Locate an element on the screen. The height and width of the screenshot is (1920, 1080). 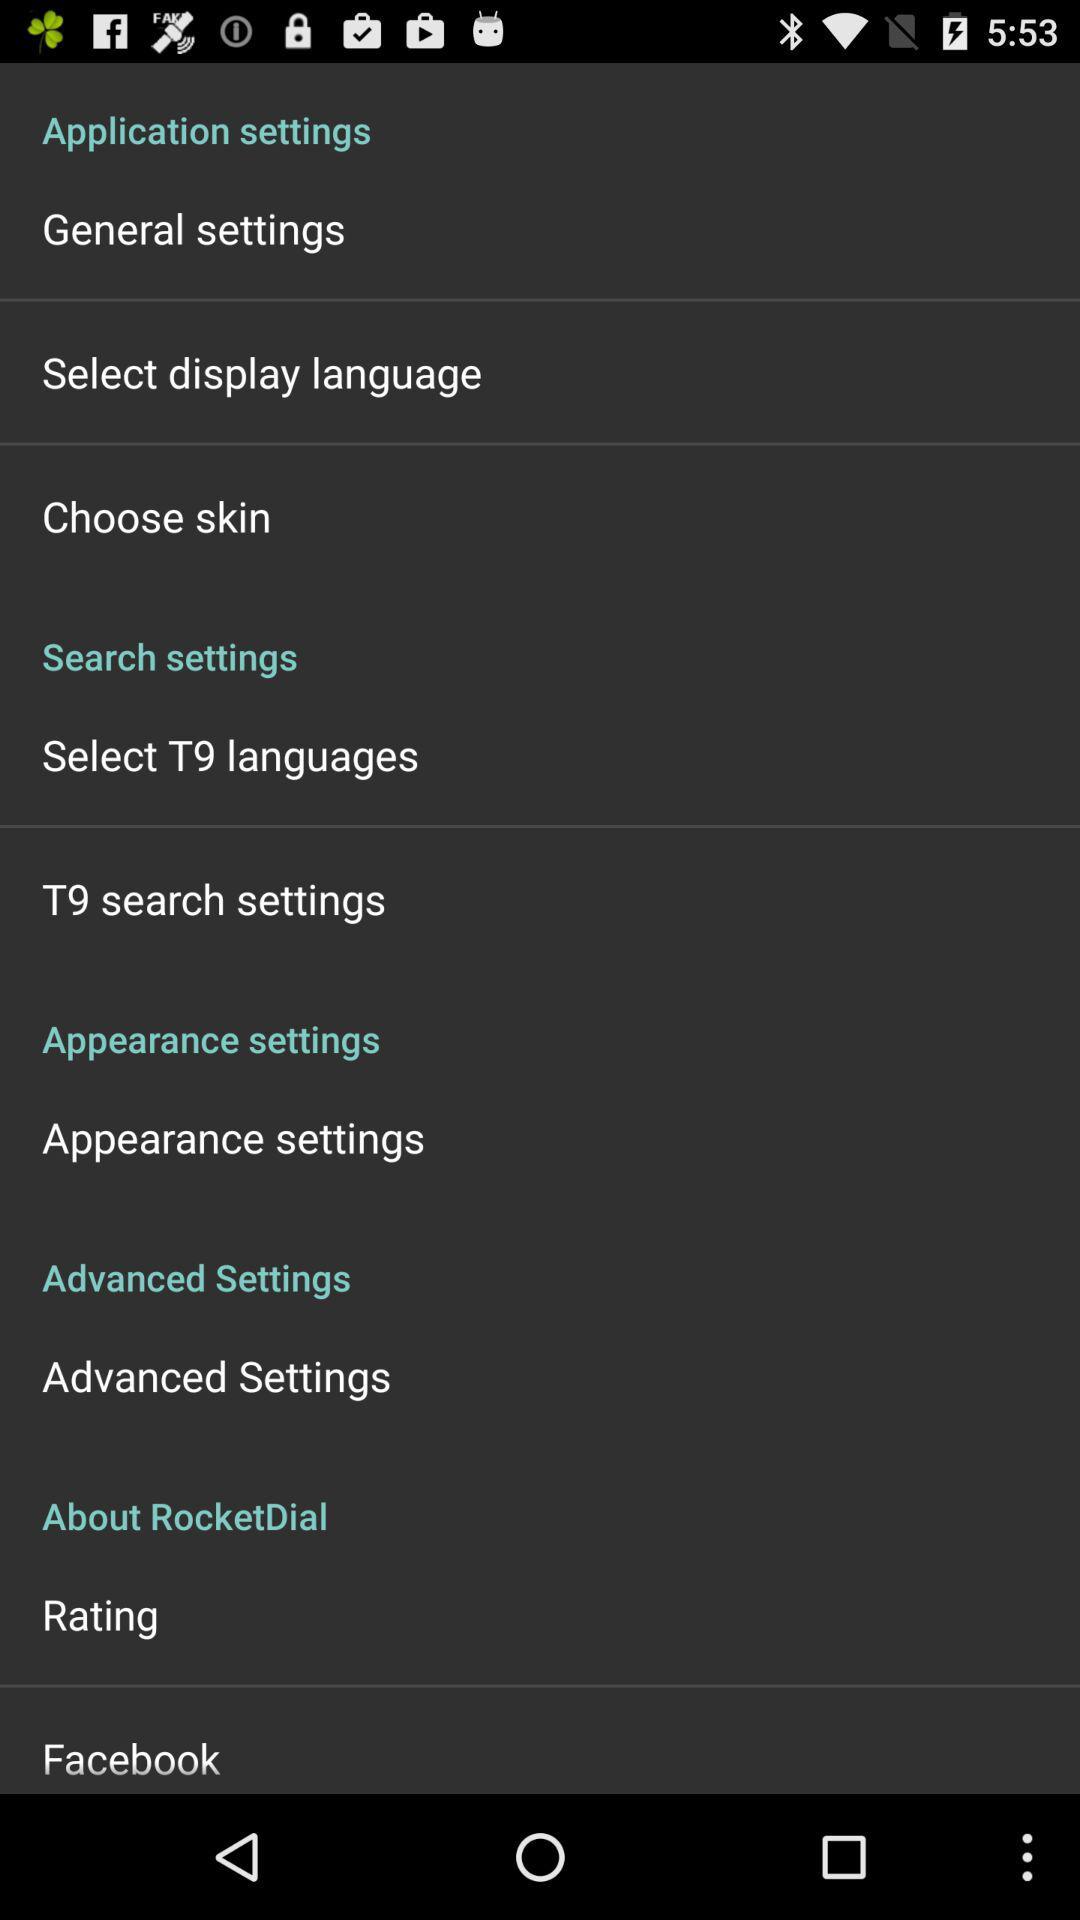
item above the t9 search settings is located at coordinates (229, 753).